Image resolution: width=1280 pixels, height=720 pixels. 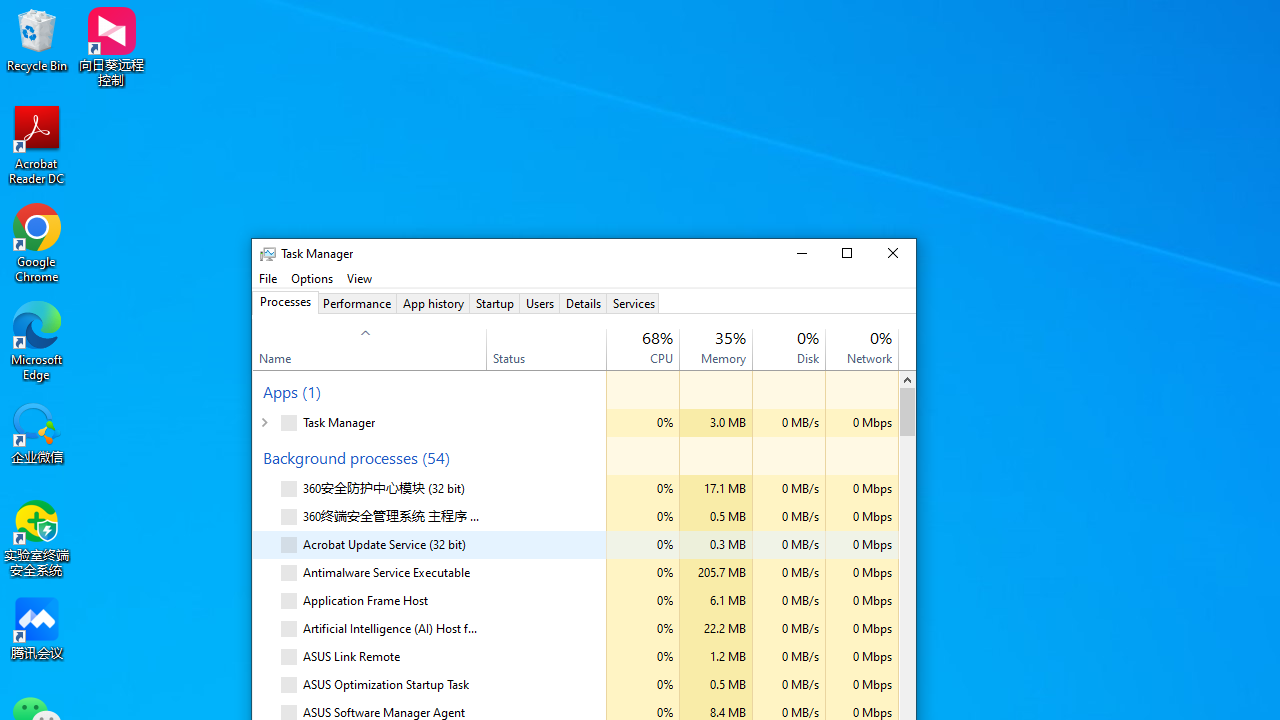 What do you see at coordinates (284, 303) in the screenshot?
I see `'Processes'` at bounding box center [284, 303].